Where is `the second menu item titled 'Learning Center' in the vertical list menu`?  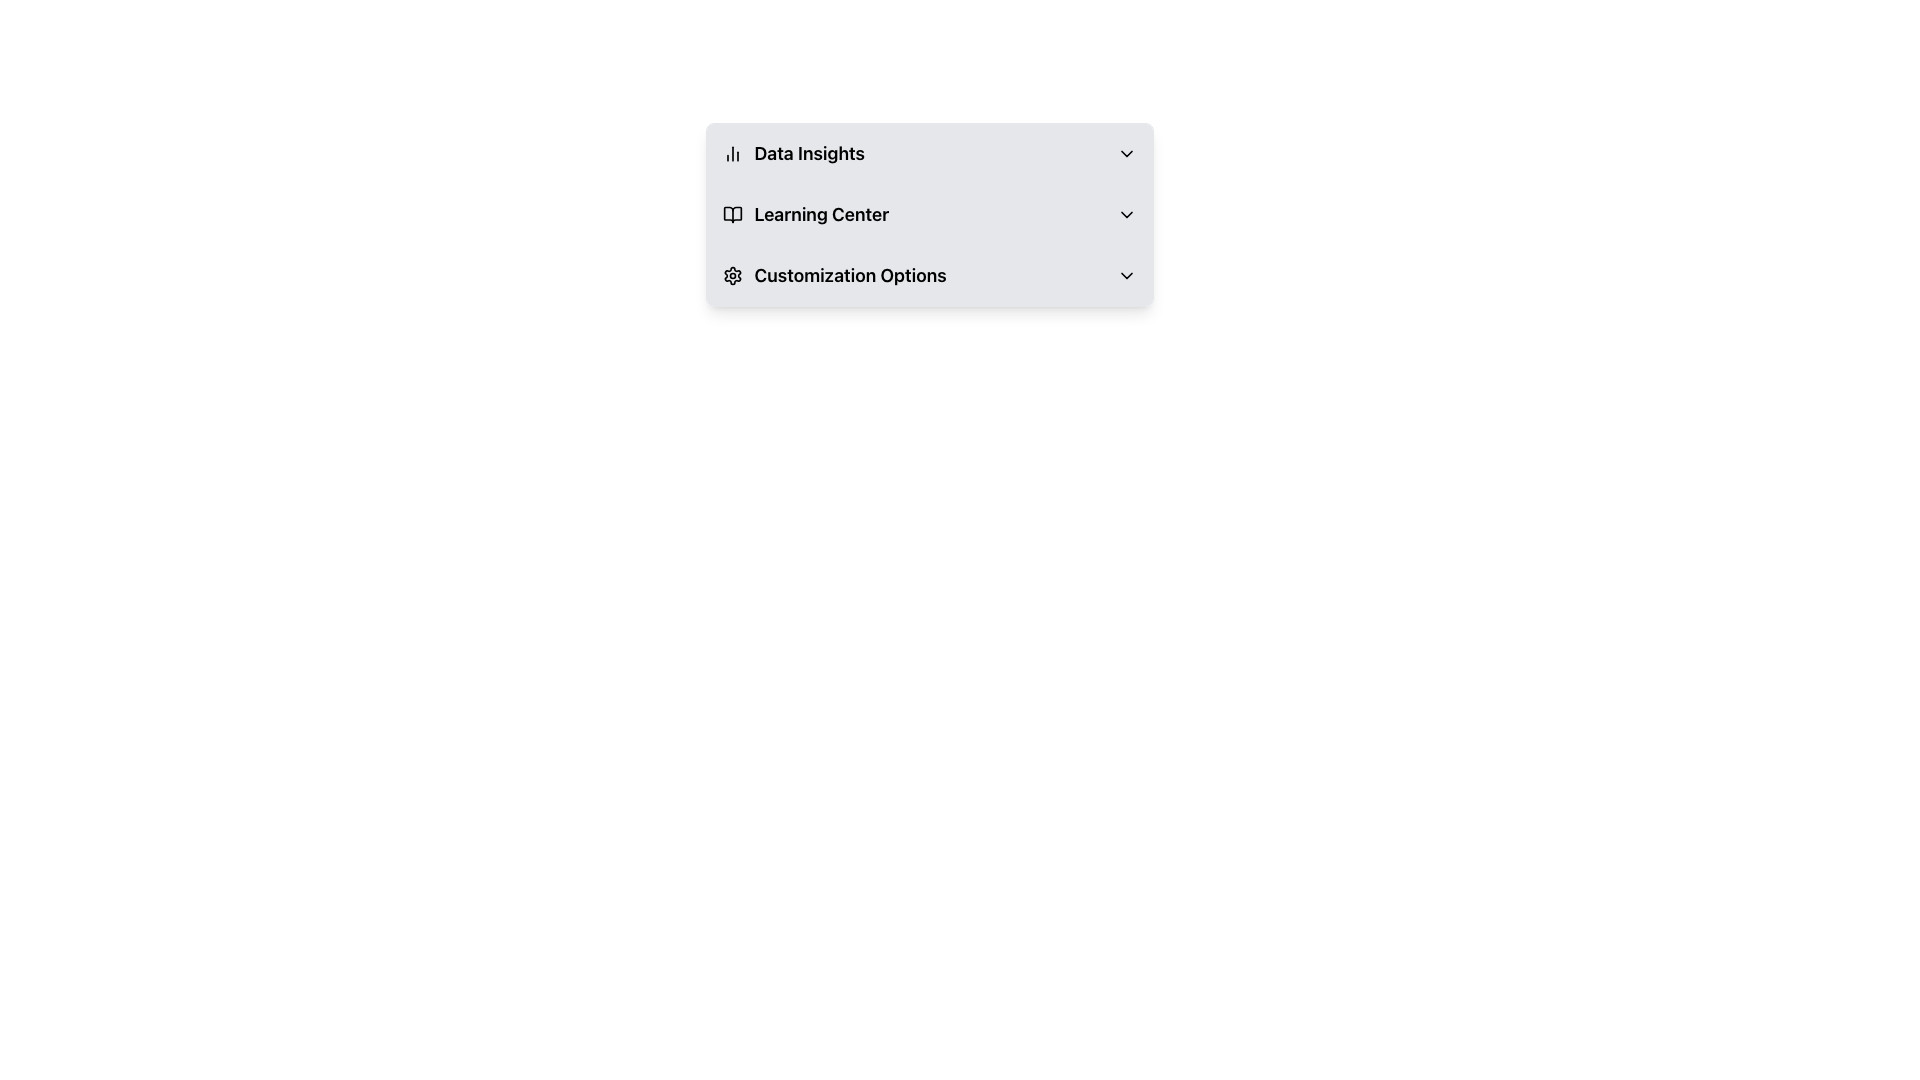 the second menu item titled 'Learning Center' in the vertical list menu is located at coordinates (928, 215).